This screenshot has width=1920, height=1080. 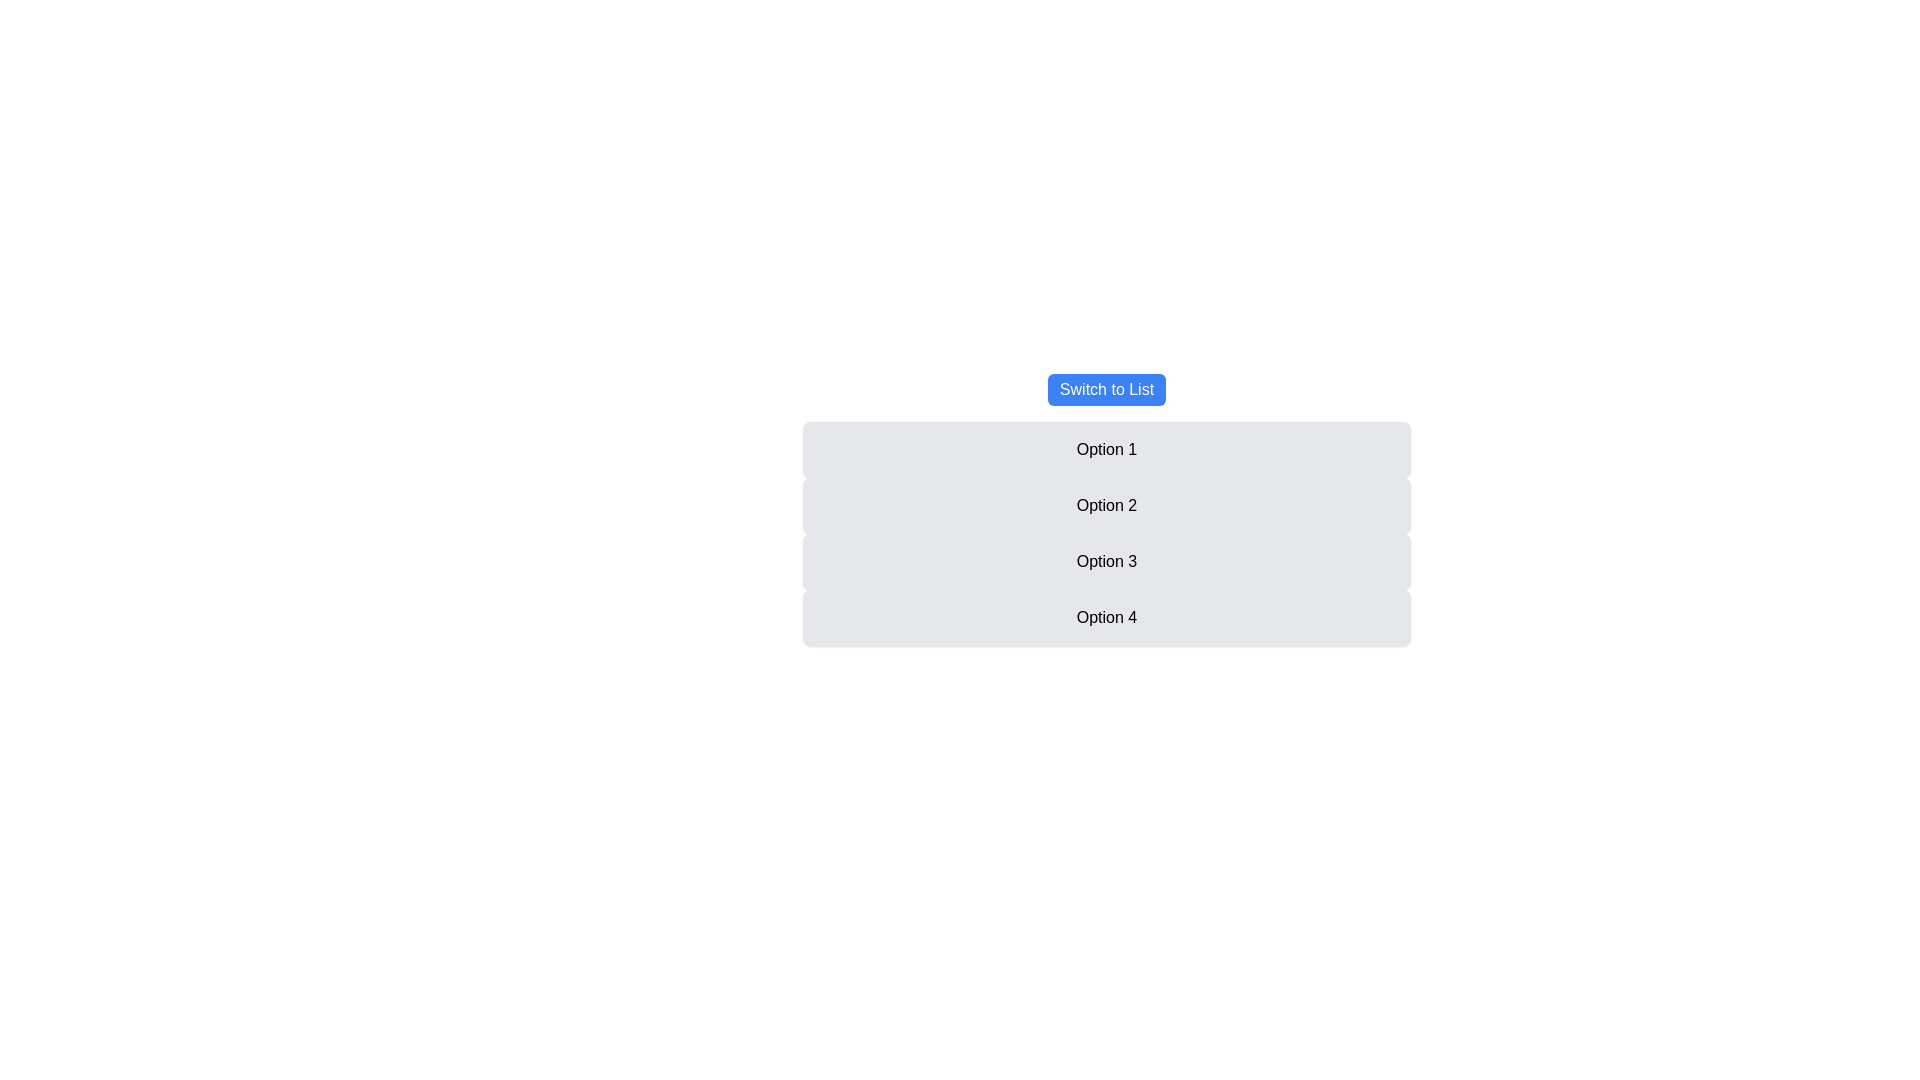 What do you see at coordinates (1106, 508) in the screenshot?
I see `the second item in the list, which is positioned below 'Option 1' and above 'Option 3'` at bounding box center [1106, 508].